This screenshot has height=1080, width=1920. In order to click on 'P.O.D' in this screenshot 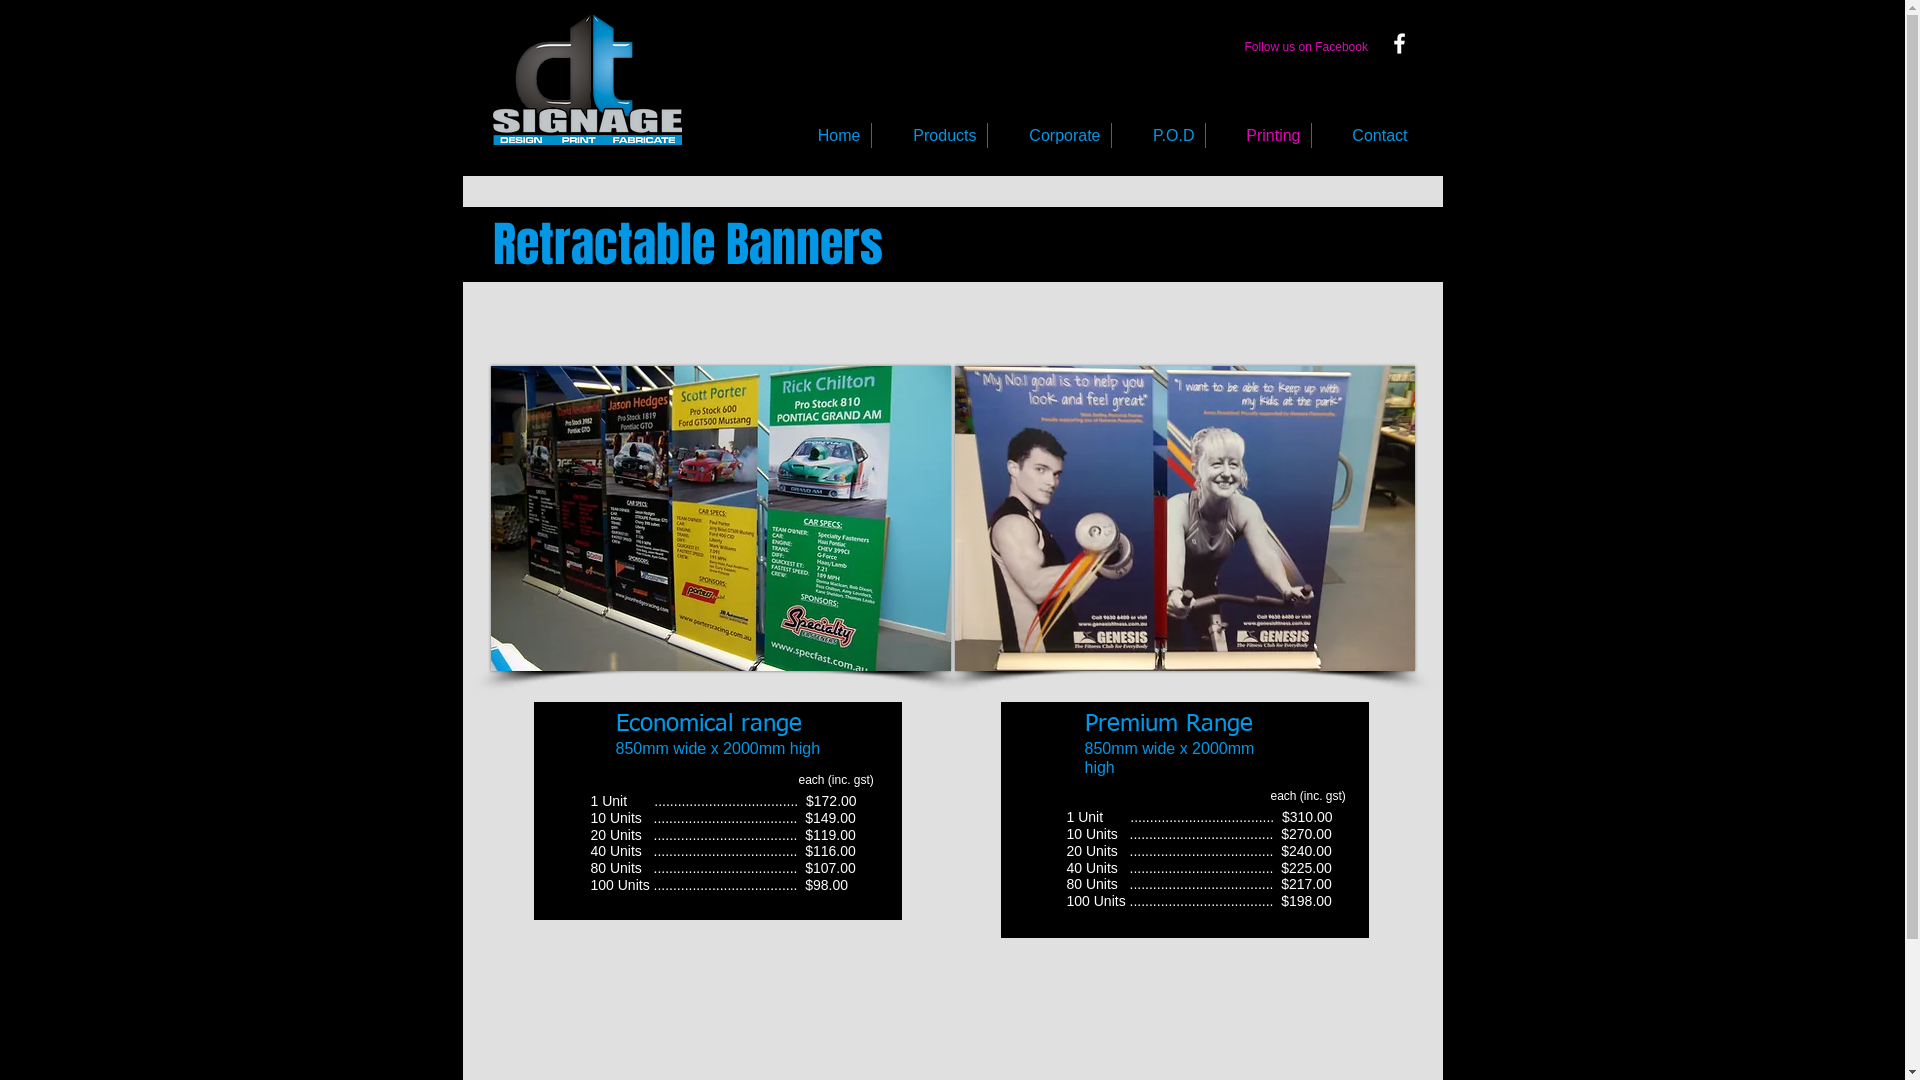, I will do `click(1158, 135)`.